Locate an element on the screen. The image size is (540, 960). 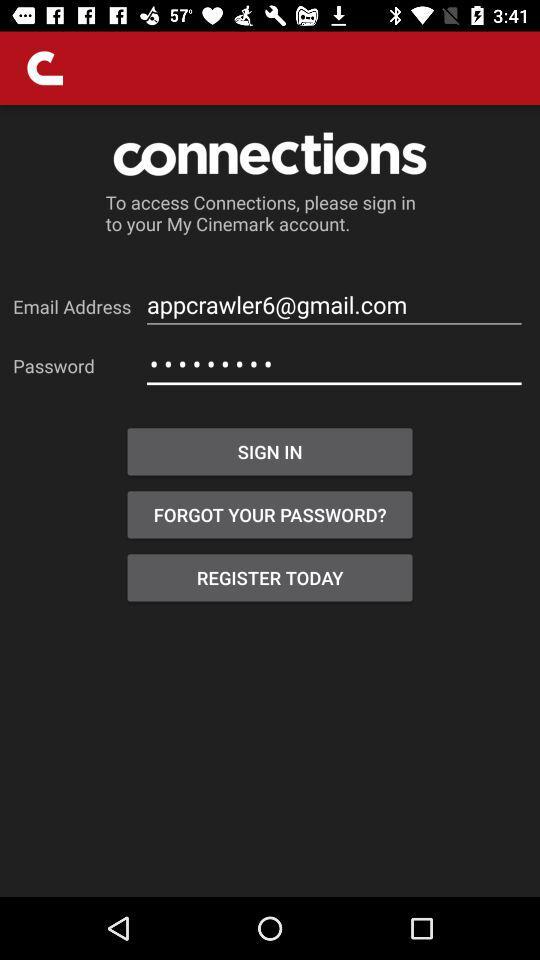
the appcrawler6@gmail.com icon is located at coordinates (334, 305).